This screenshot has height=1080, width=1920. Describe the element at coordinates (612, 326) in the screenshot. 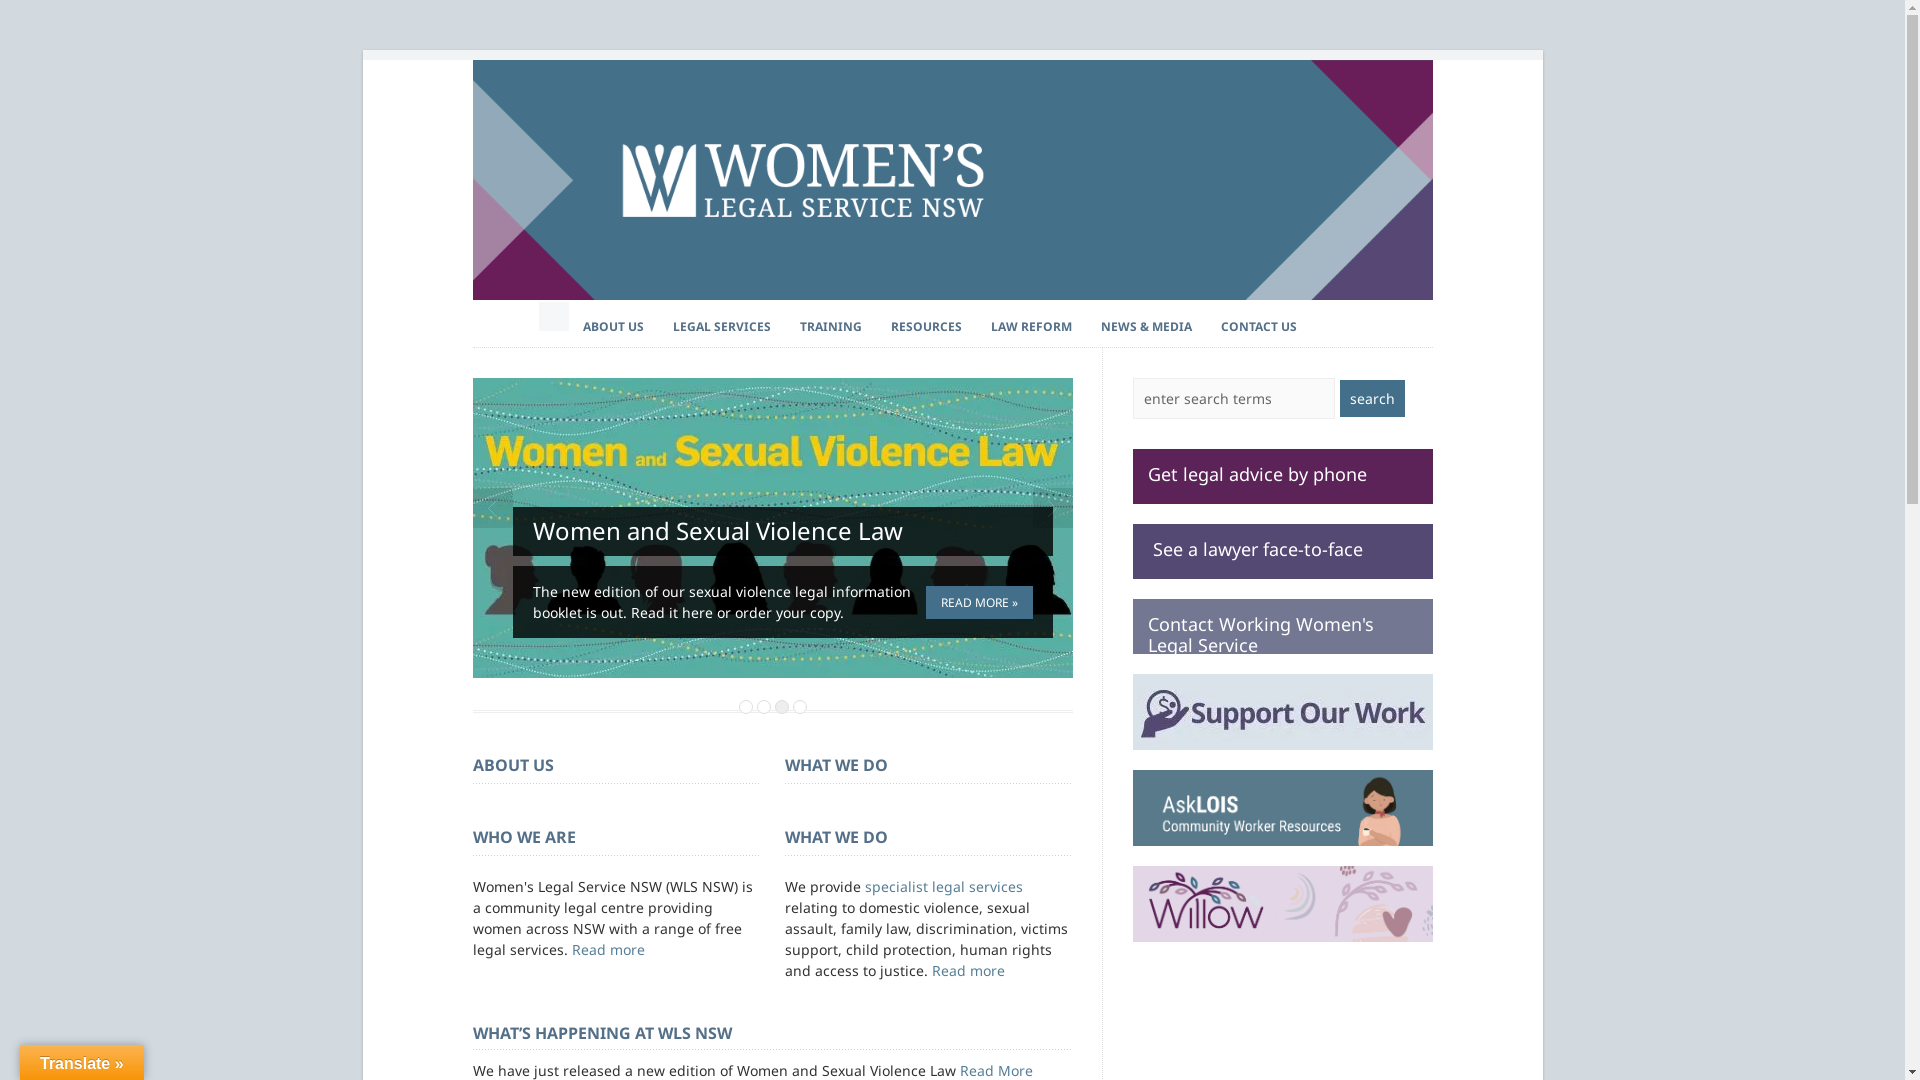

I see `'ABOUT US'` at that location.